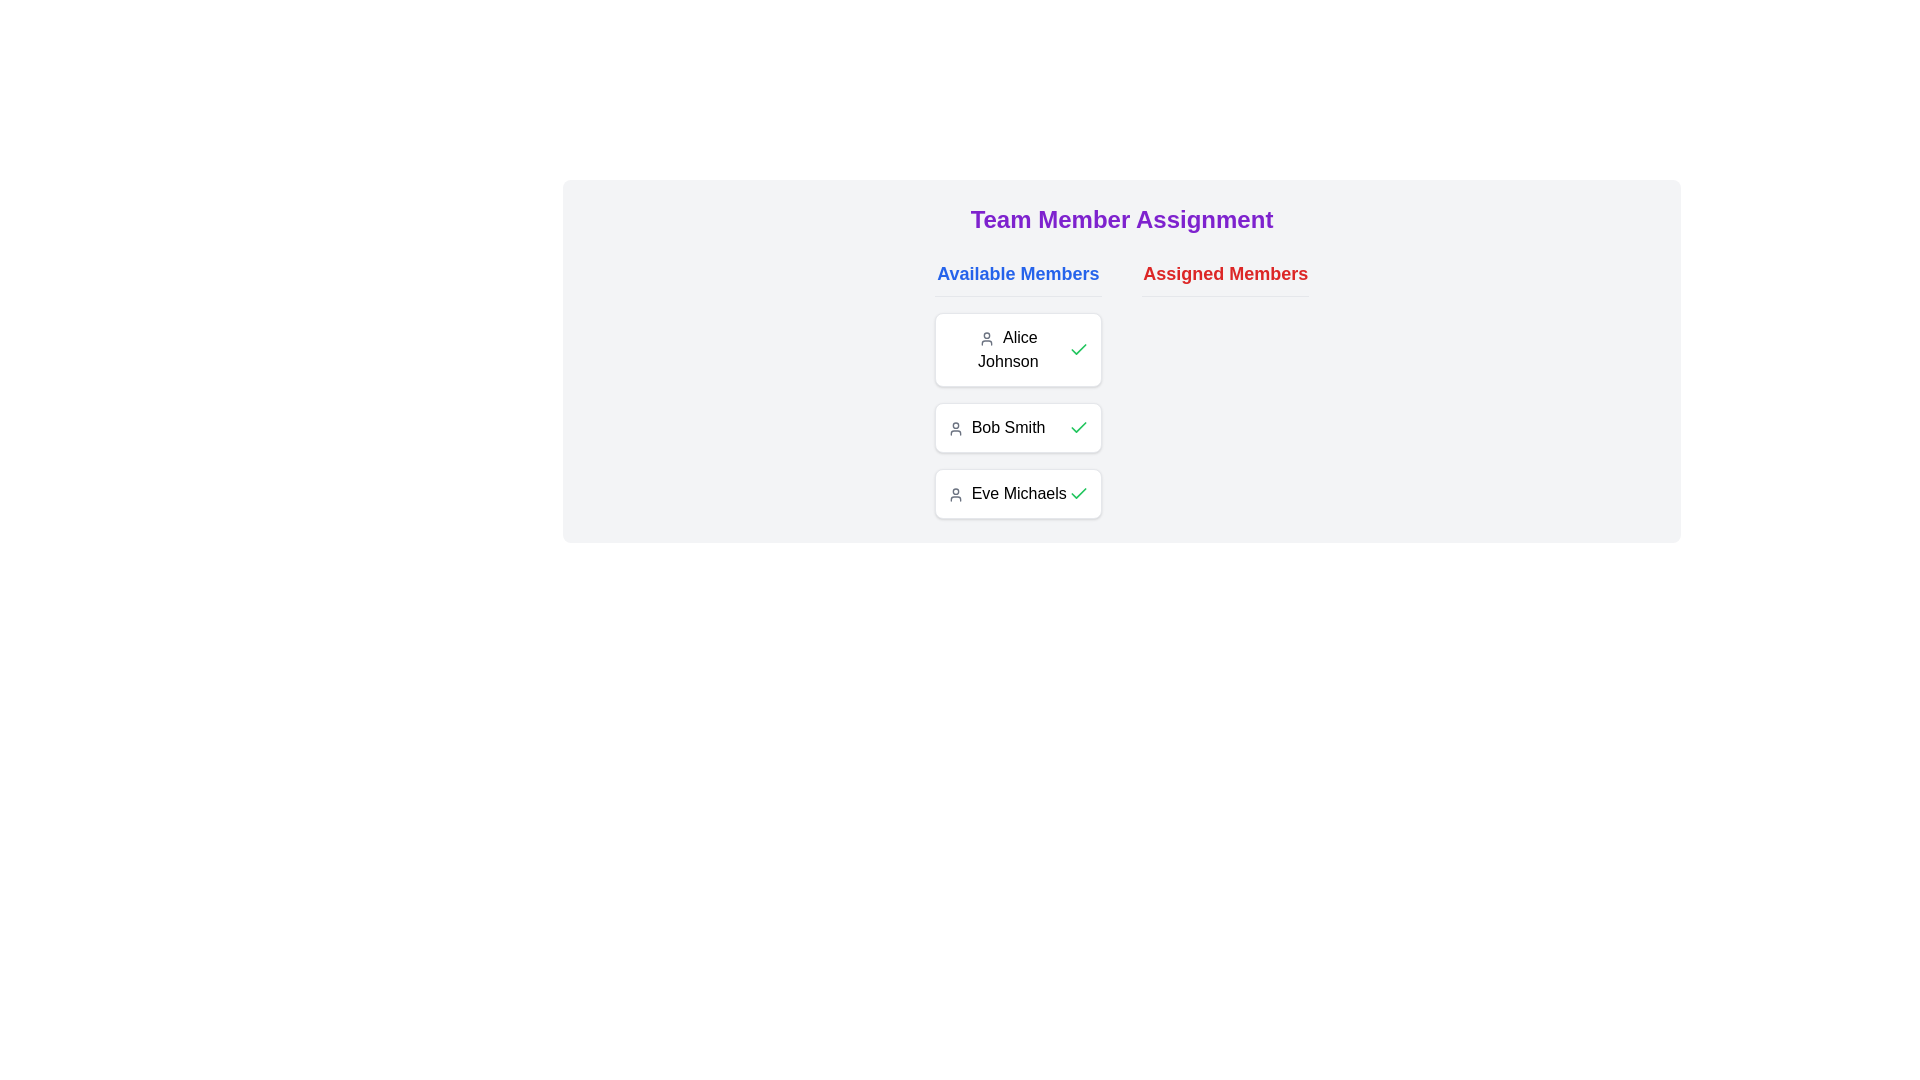  I want to click on the user profile icon located to the left of the 'Bob Smith' text, which serves as a visual identifier for the name, so click(954, 427).